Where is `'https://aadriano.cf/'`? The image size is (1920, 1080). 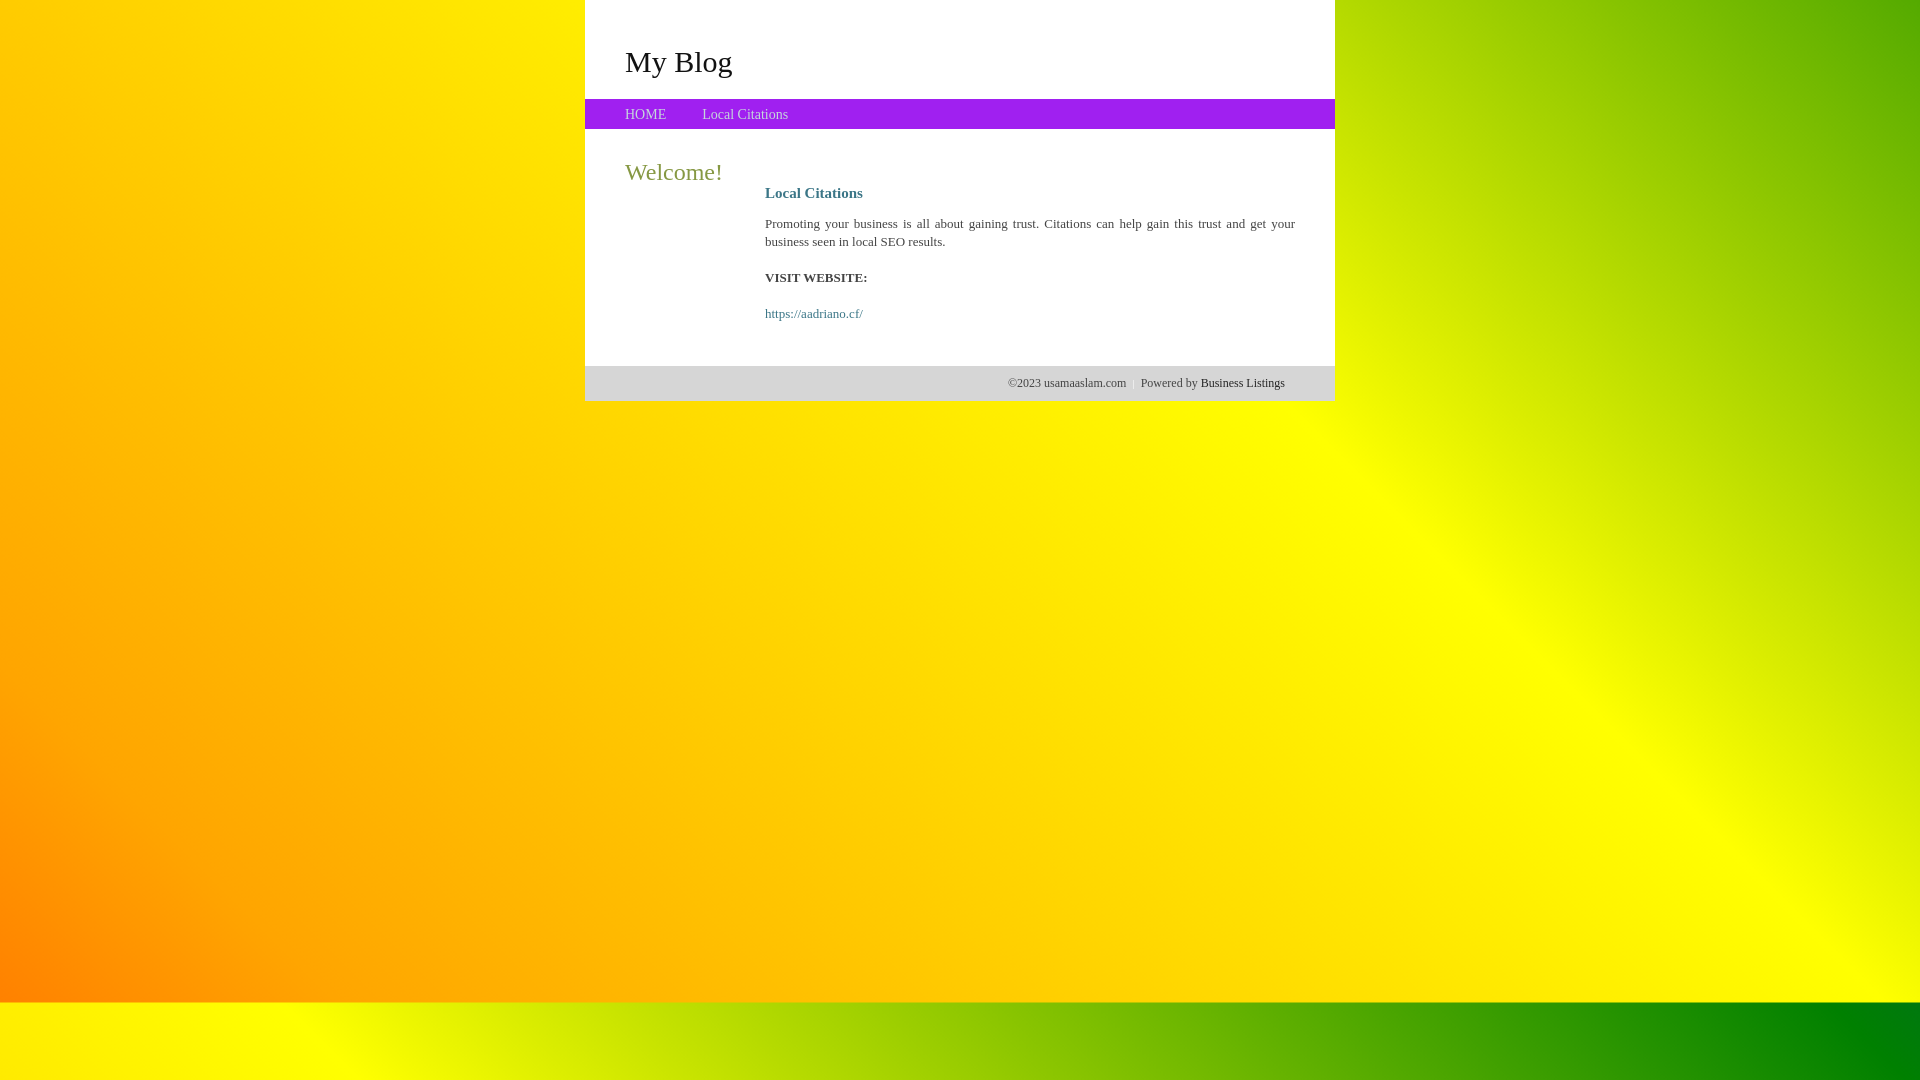 'https://aadriano.cf/' is located at coordinates (814, 313).